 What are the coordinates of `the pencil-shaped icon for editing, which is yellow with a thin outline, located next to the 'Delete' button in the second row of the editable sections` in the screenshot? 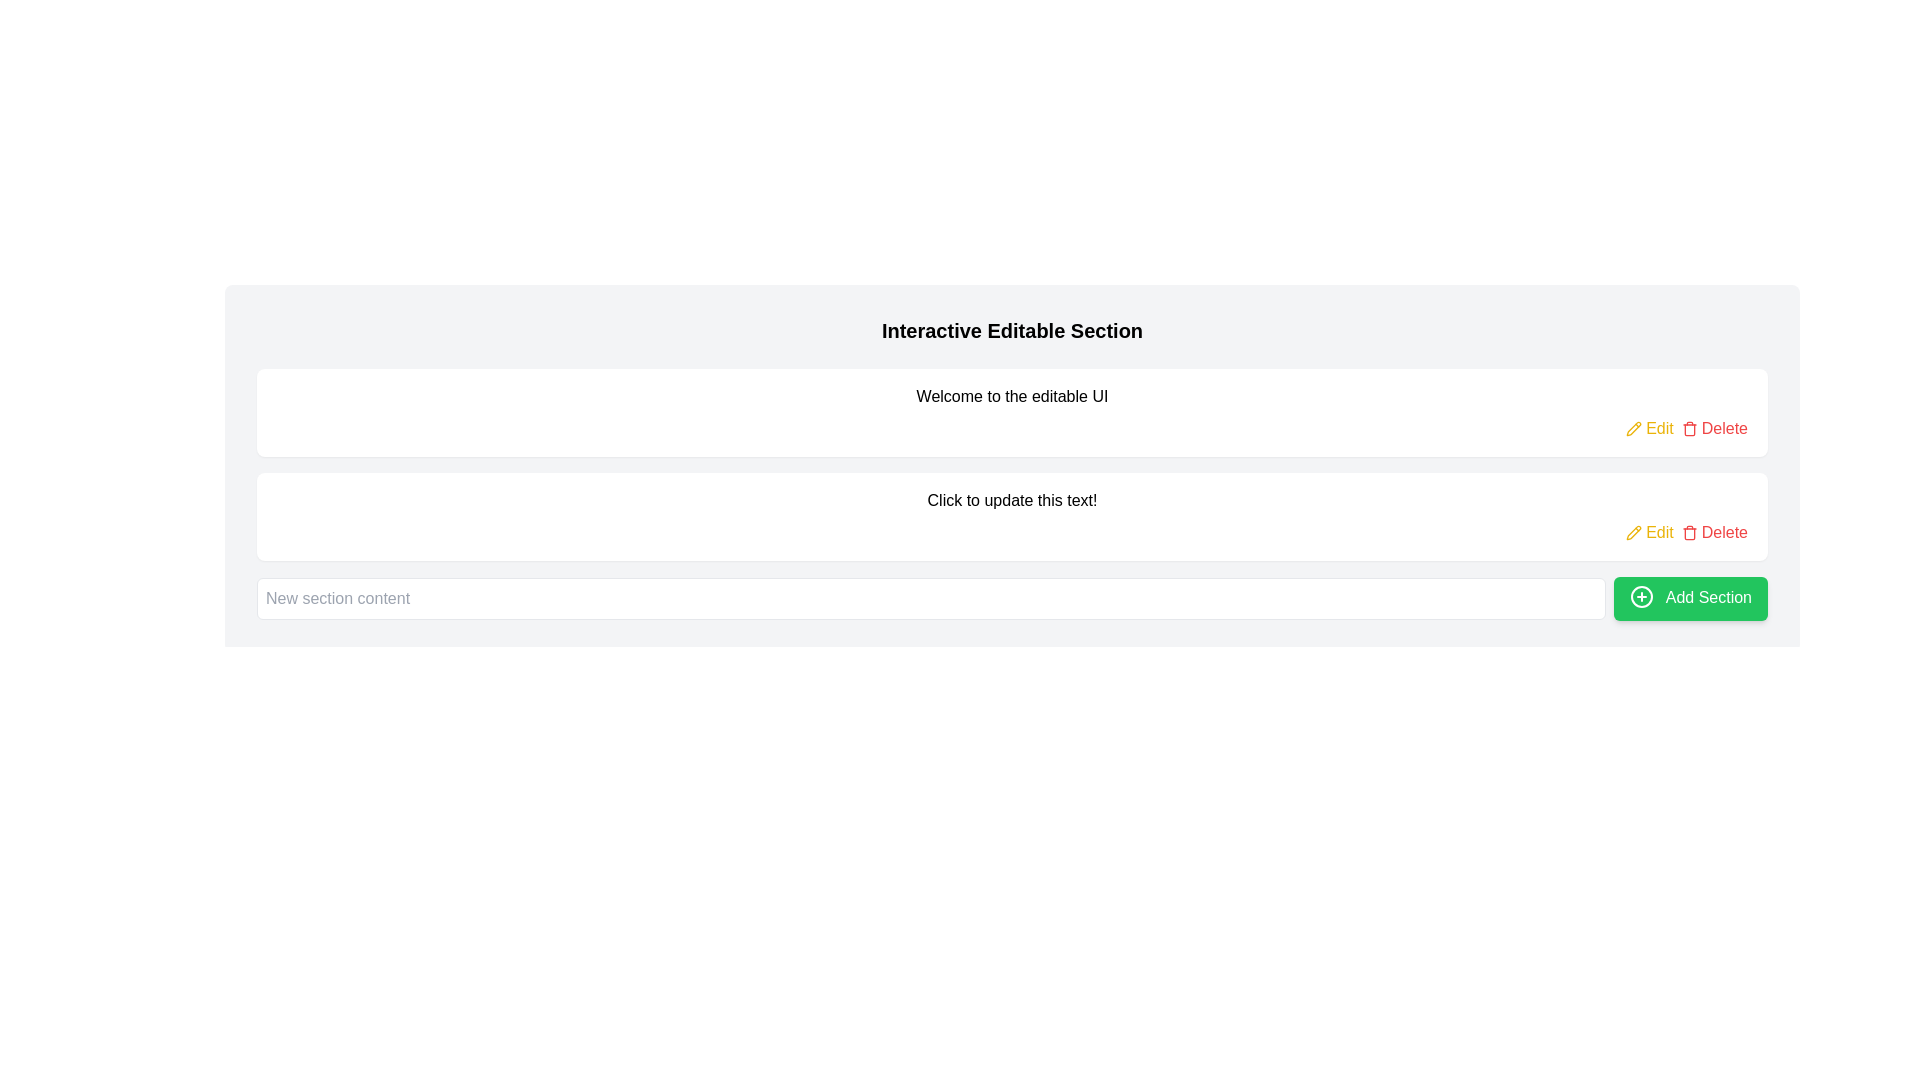 It's located at (1634, 531).